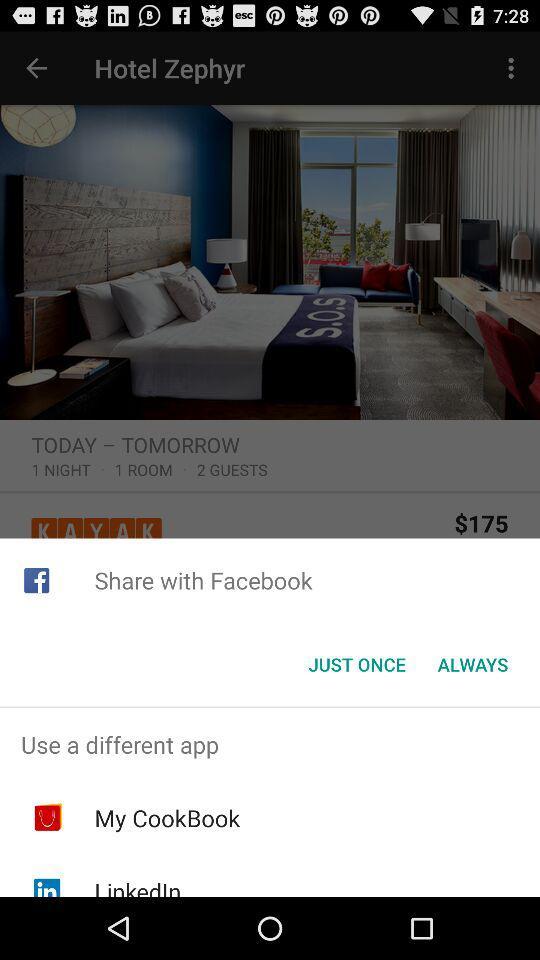  I want to click on icon below use a different icon, so click(166, 818).